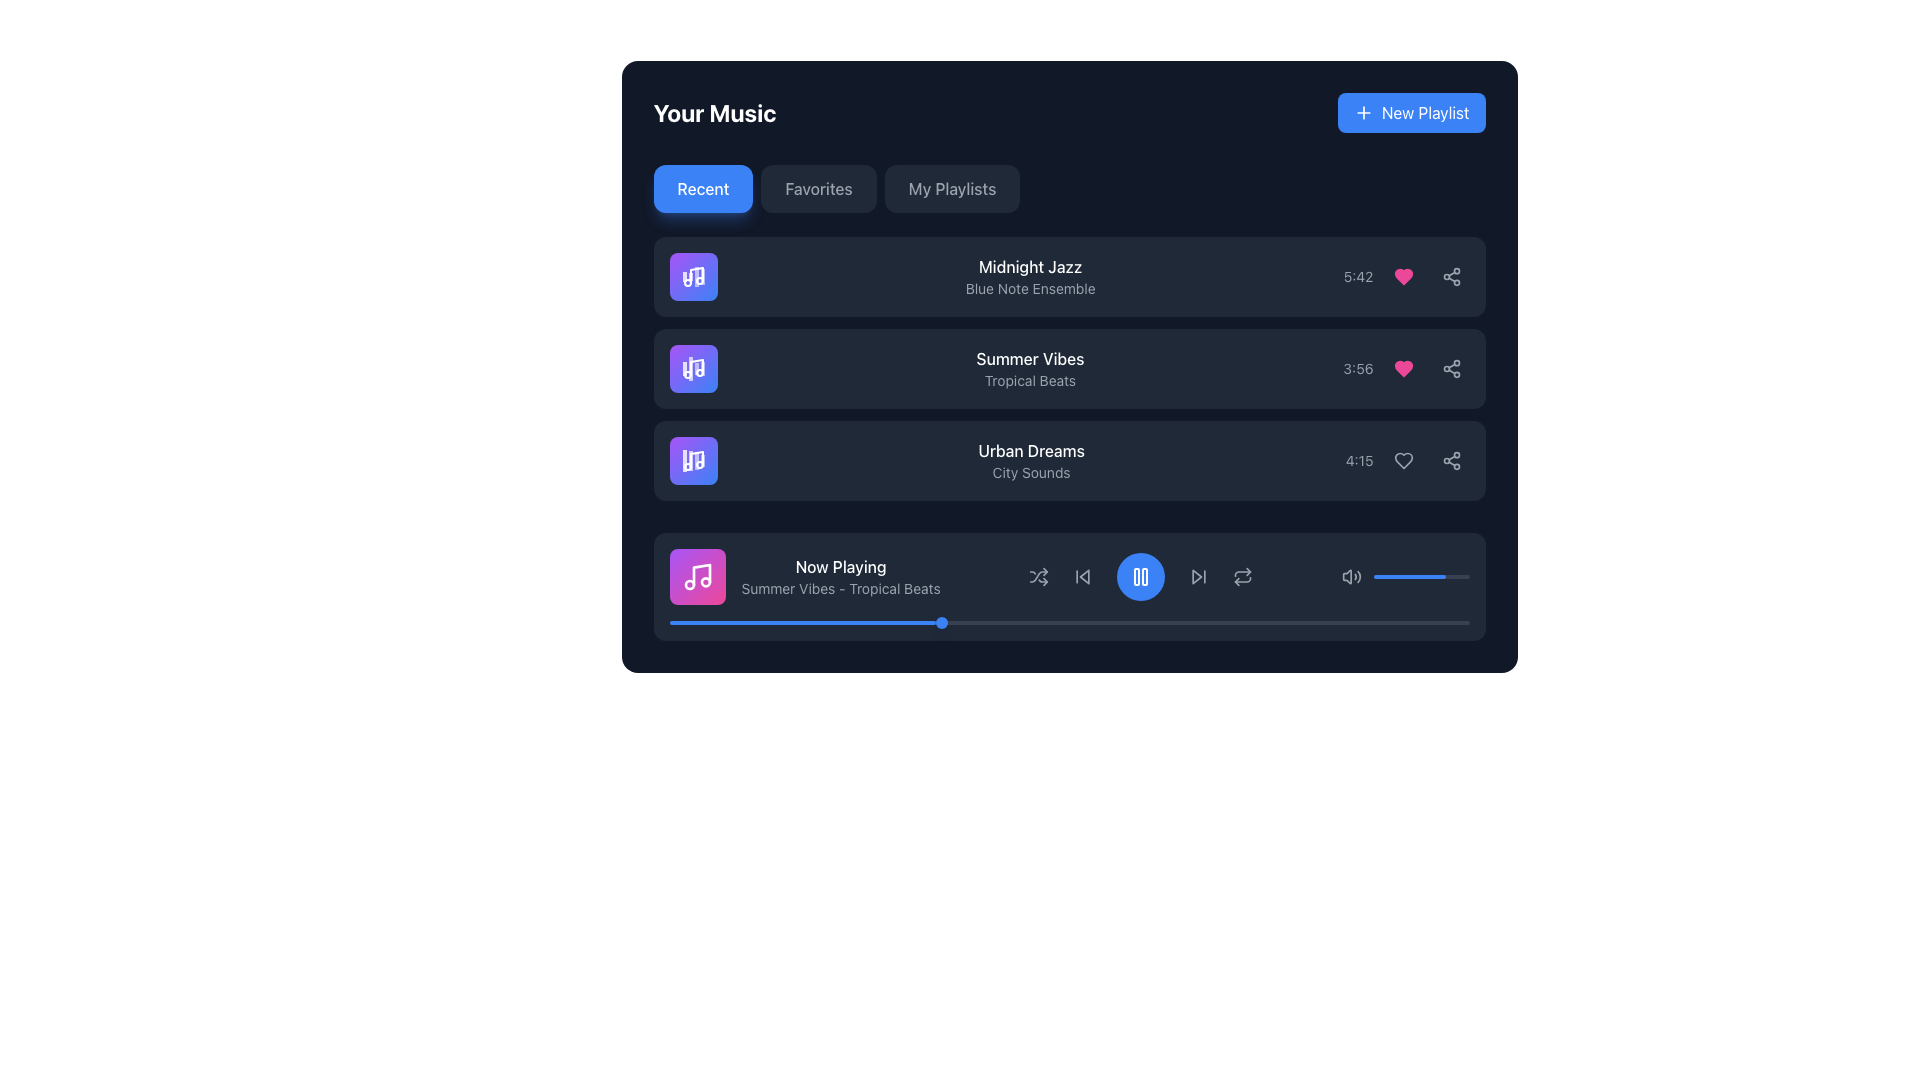  I want to click on the text label 'City Sounds' which is styled in a smaller gray font and positioned below the title 'Urban Dreams', so click(1031, 473).